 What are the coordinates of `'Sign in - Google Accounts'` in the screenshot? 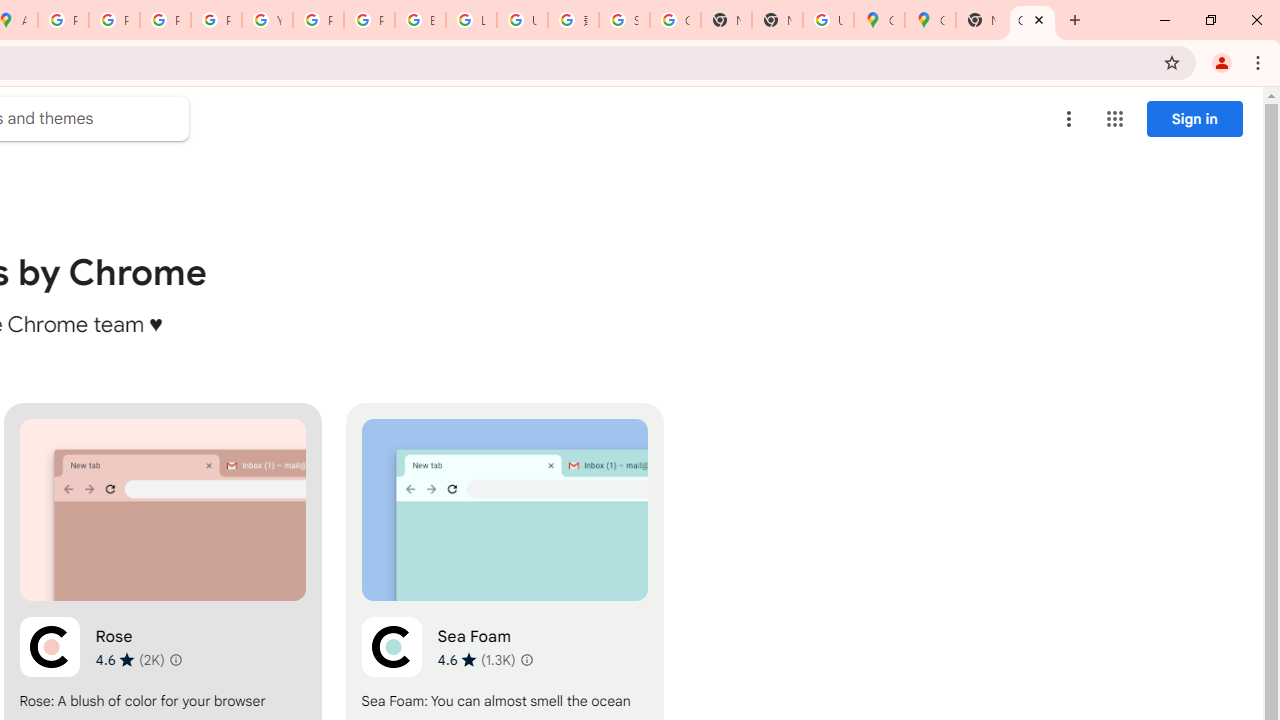 It's located at (623, 20).